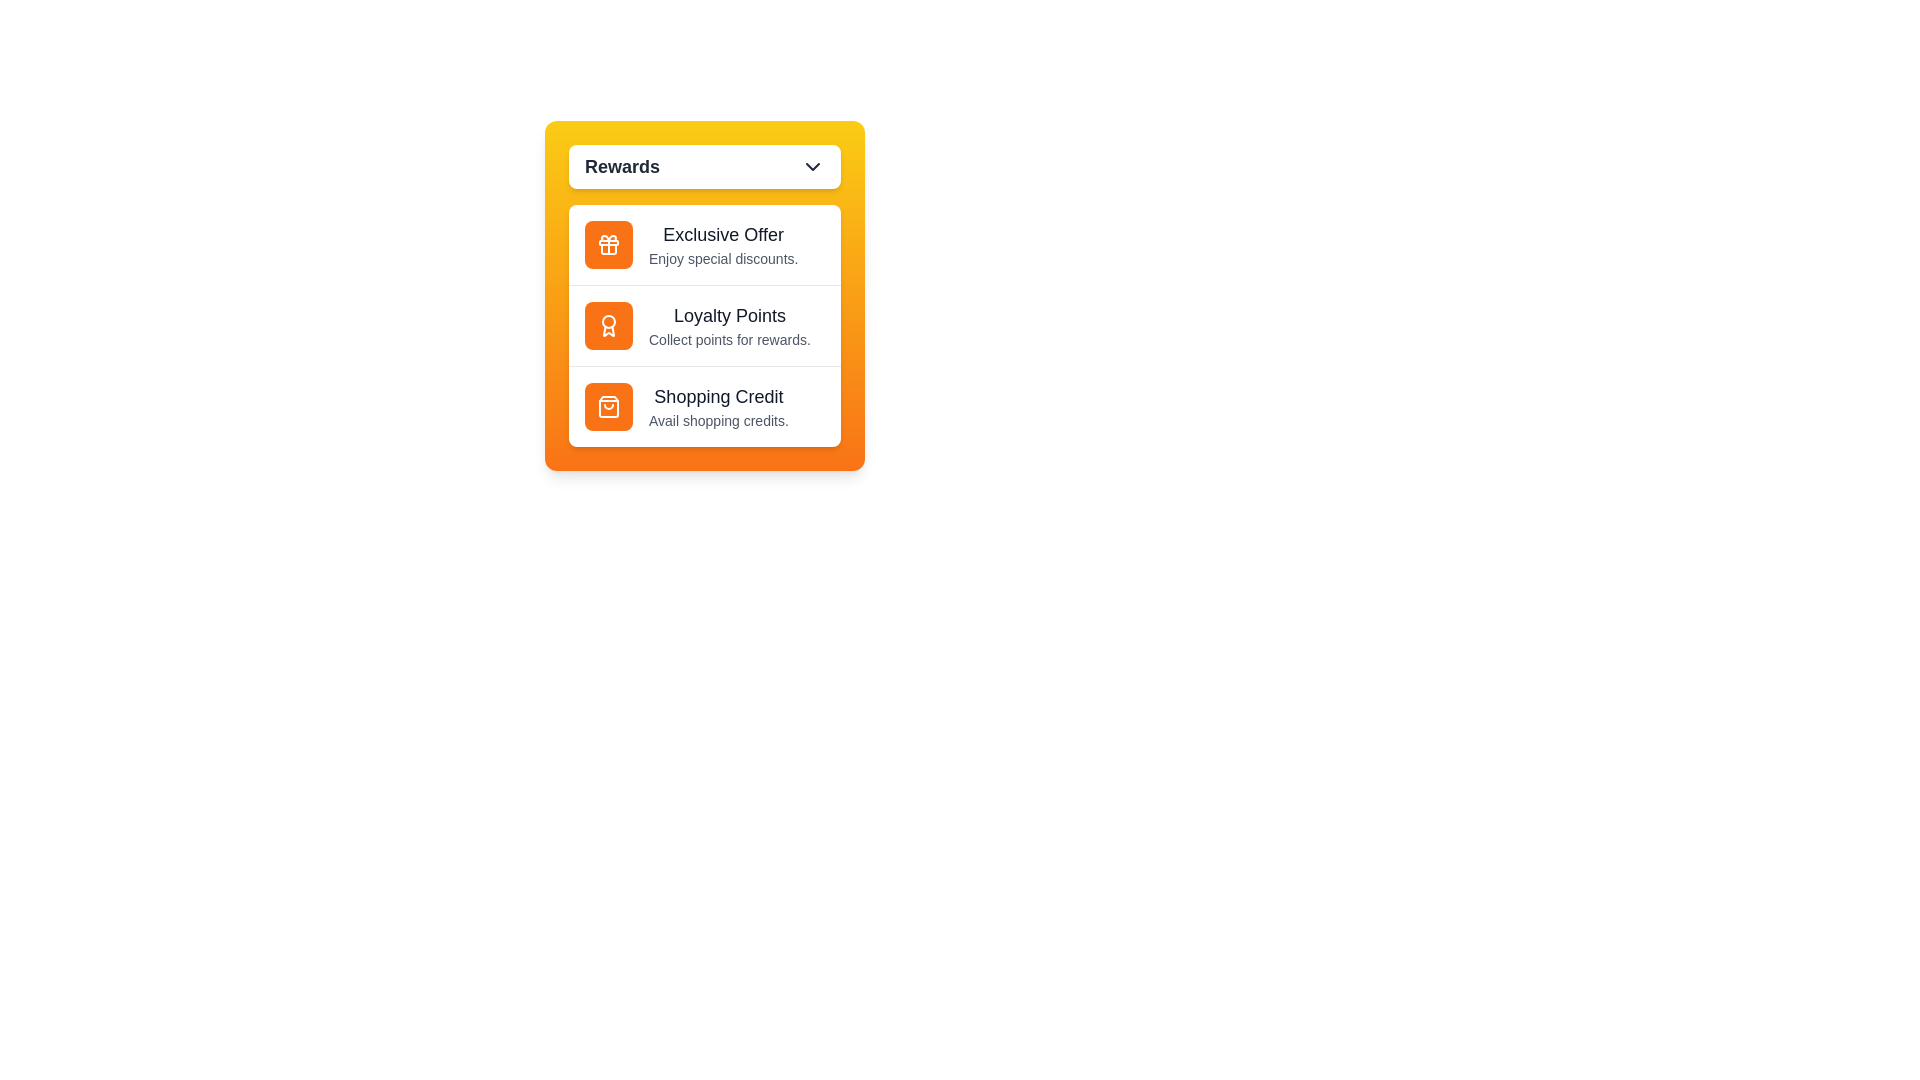  What do you see at coordinates (728, 325) in the screenshot?
I see `the textual information block about the loyalty program, which is the second item in the list, positioned below 'Exclusive Offer' and above 'Shopping Credit', accompanied by an orange icon with badge graphics` at bounding box center [728, 325].